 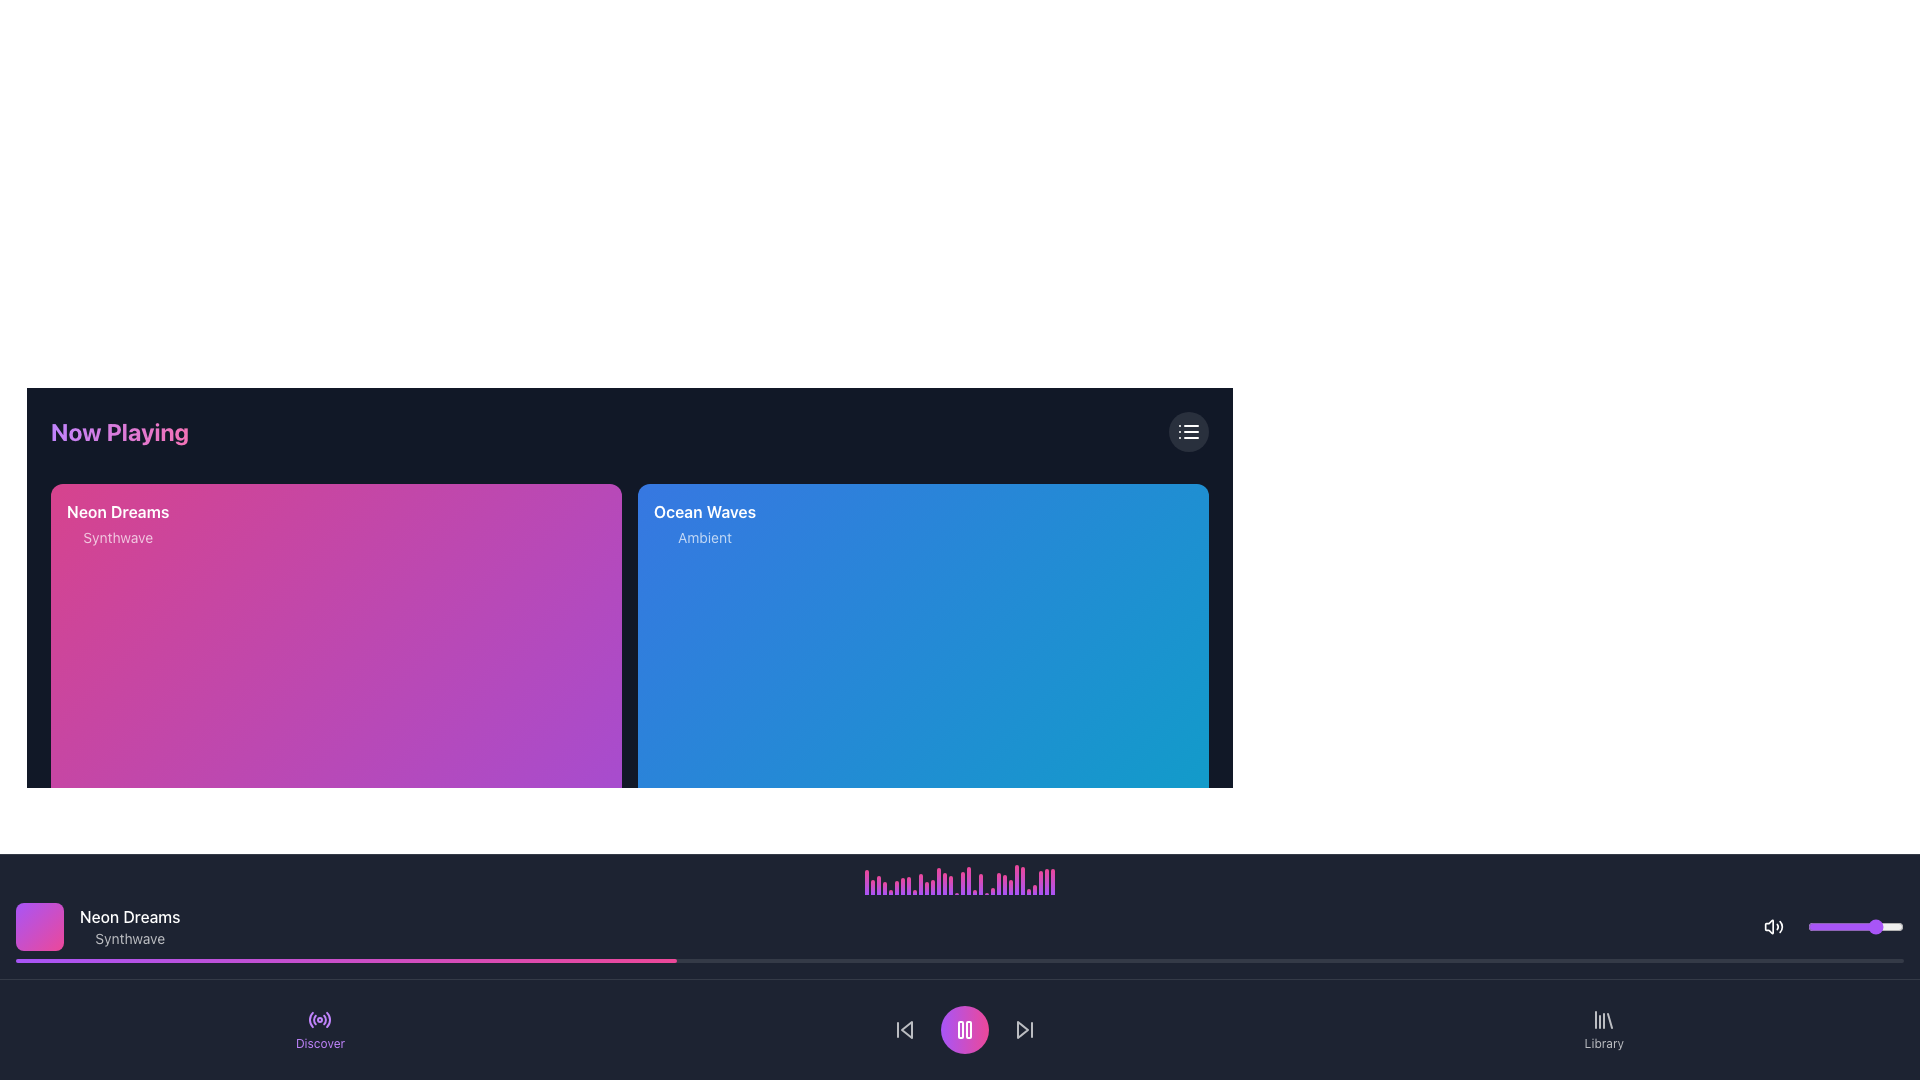 I want to click on the text block containing 'Ocean Waves' and 'Ambient' for accessibility tools by clicking on its center point, so click(x=922, y=523).